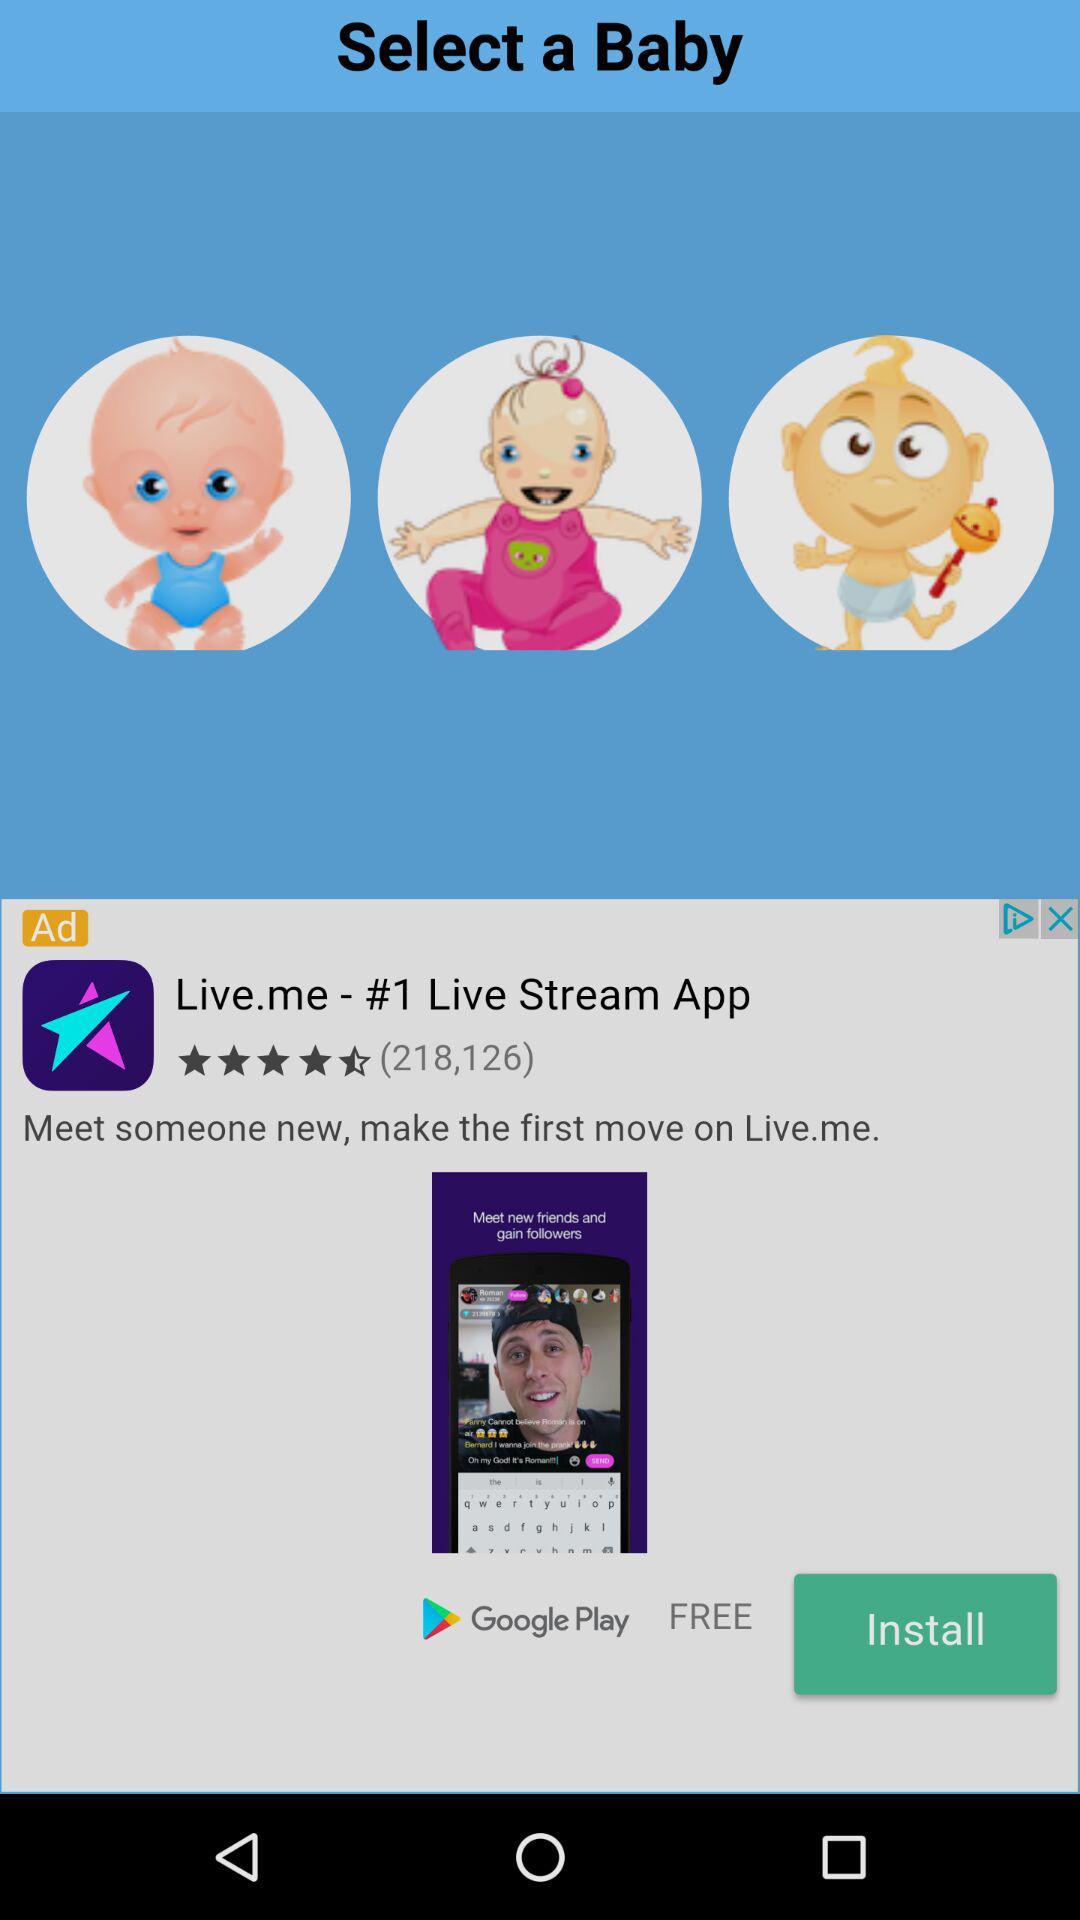 This screenshot has width=1080, height=1920. I want to click on baby, so click(538, 492).